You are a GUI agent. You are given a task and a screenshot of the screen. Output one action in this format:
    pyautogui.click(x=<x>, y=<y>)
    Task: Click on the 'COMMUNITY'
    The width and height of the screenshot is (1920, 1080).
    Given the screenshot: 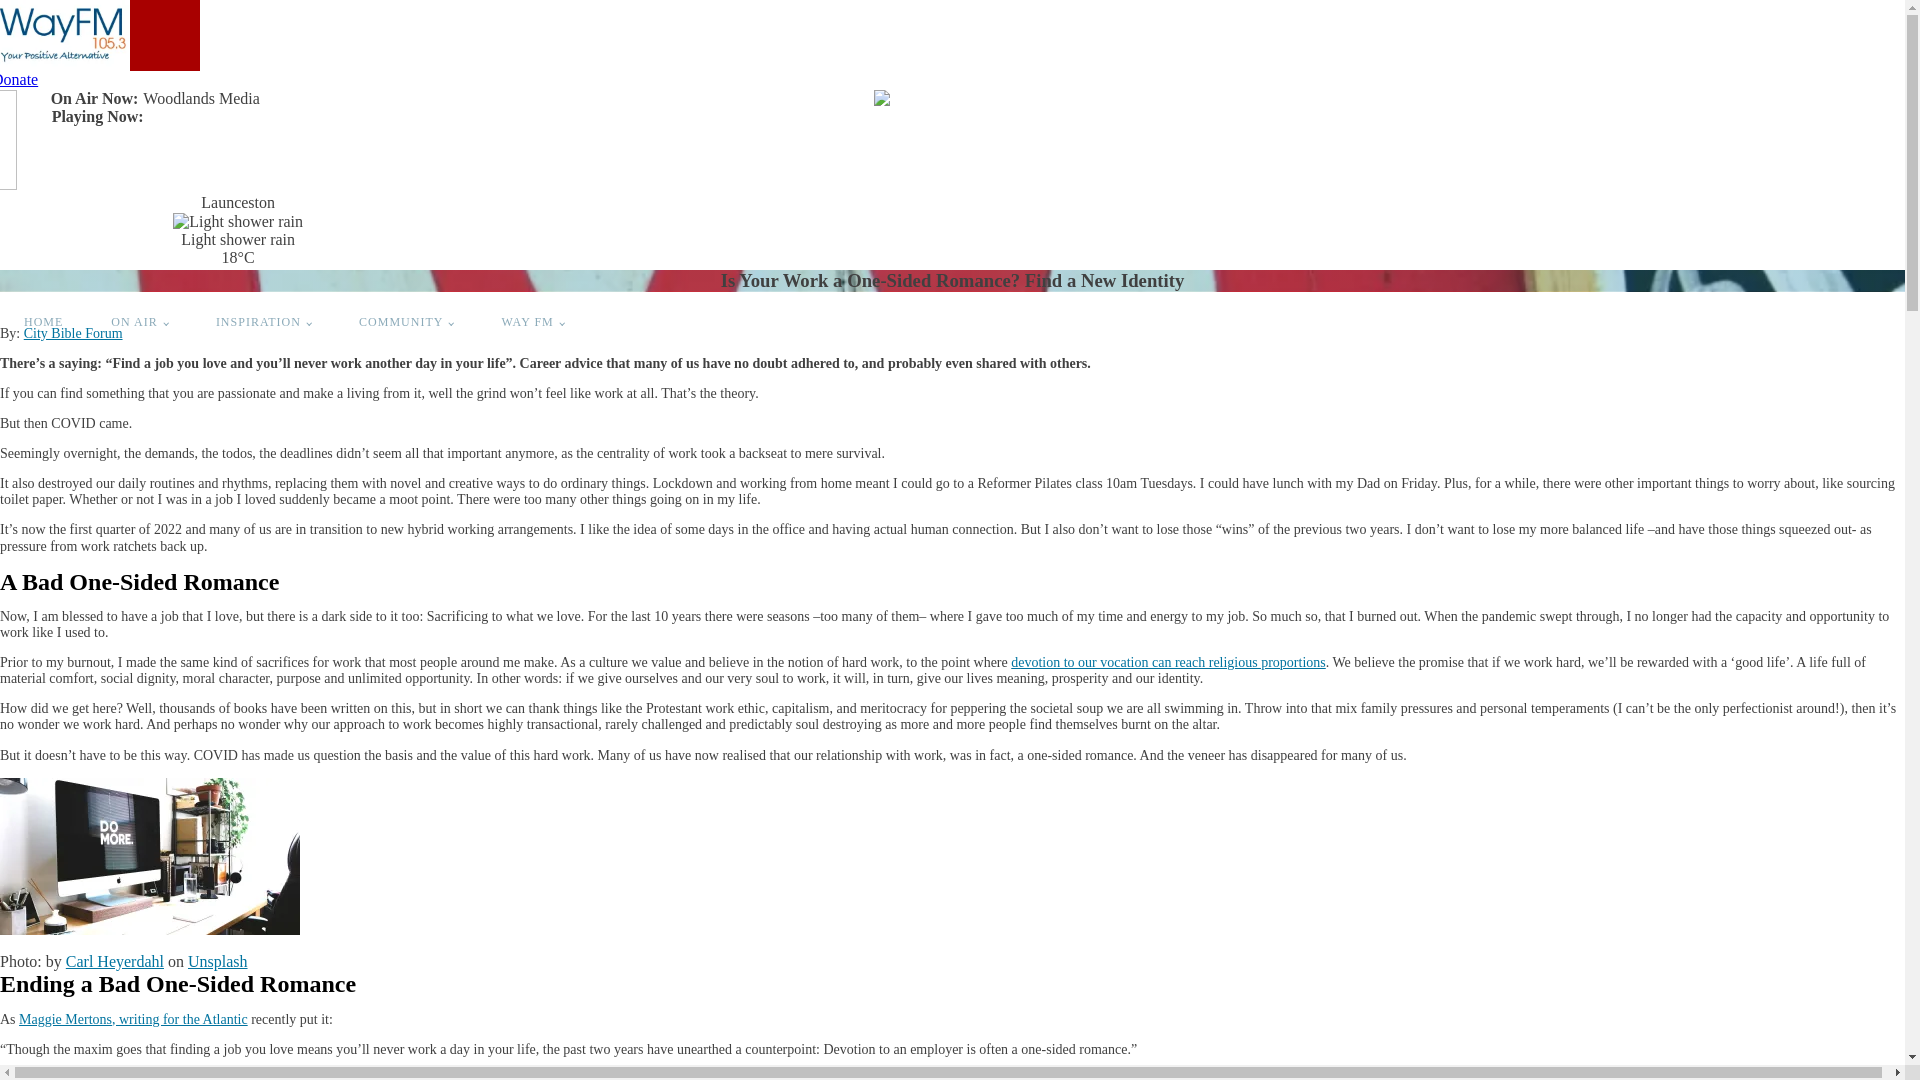 What is the action you would take?
    pyautogui.click(x=405, y=322)
    